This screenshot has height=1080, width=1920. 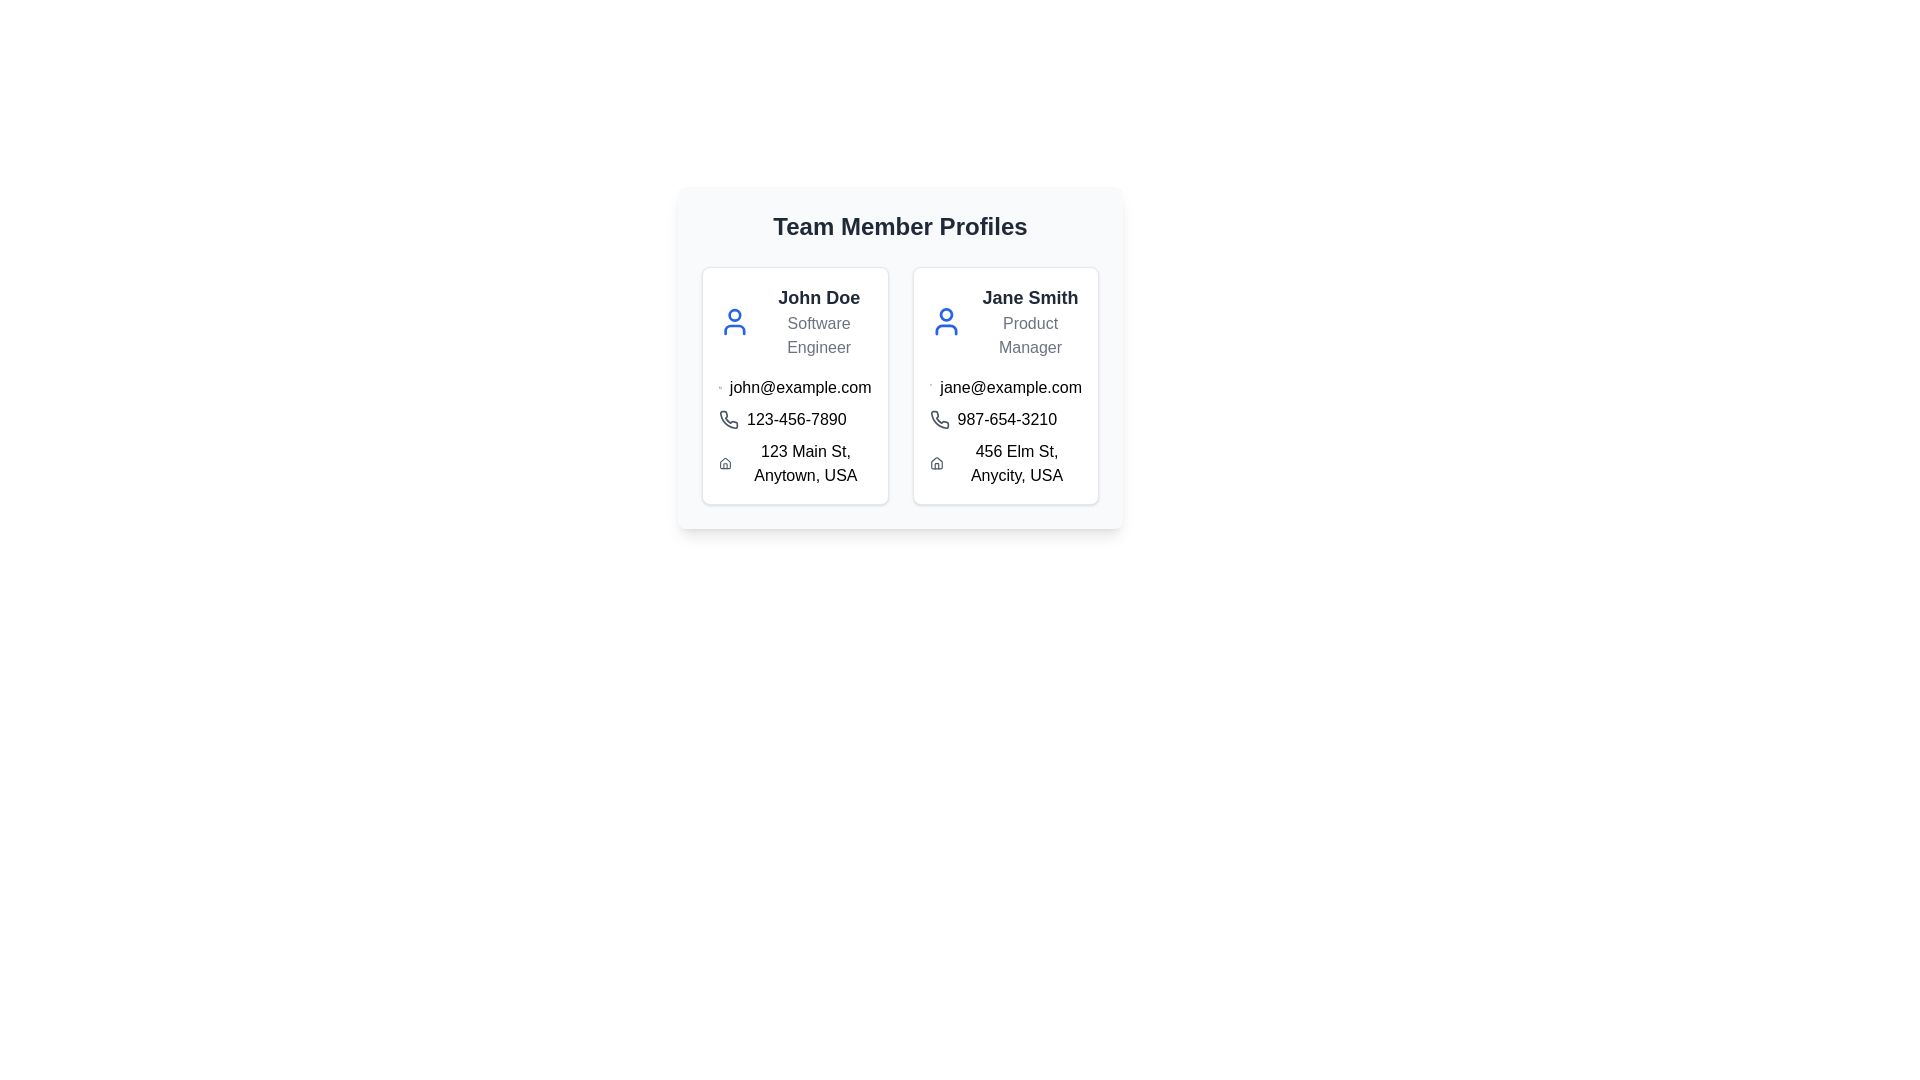 What do you see at coordinates (935, 463) in the screenshot?
I see `the stylized line drawing house icon located in the address section for Jane Smith on the right card of the Team Member Profiles component` at bounding box center [935, 463].